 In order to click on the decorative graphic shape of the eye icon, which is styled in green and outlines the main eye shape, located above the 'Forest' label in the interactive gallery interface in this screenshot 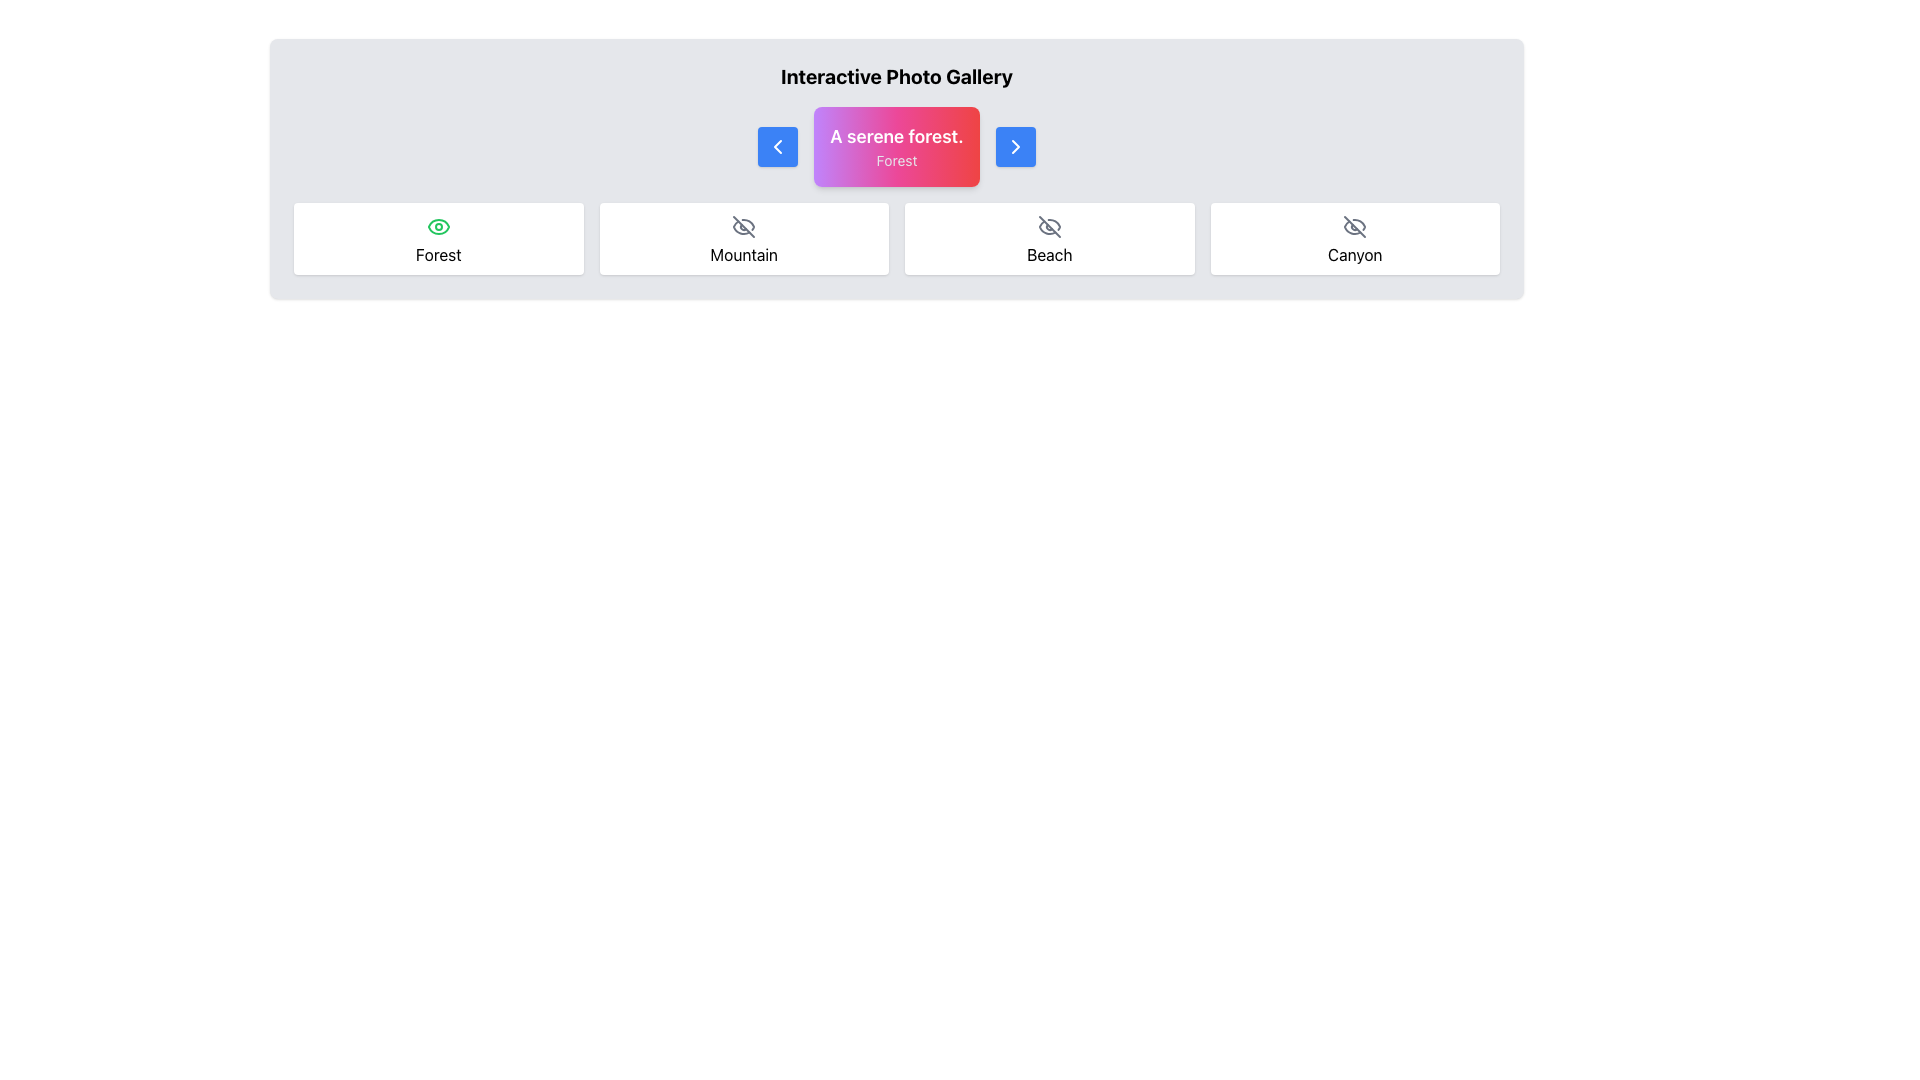, I will do `click(437, 226)`.